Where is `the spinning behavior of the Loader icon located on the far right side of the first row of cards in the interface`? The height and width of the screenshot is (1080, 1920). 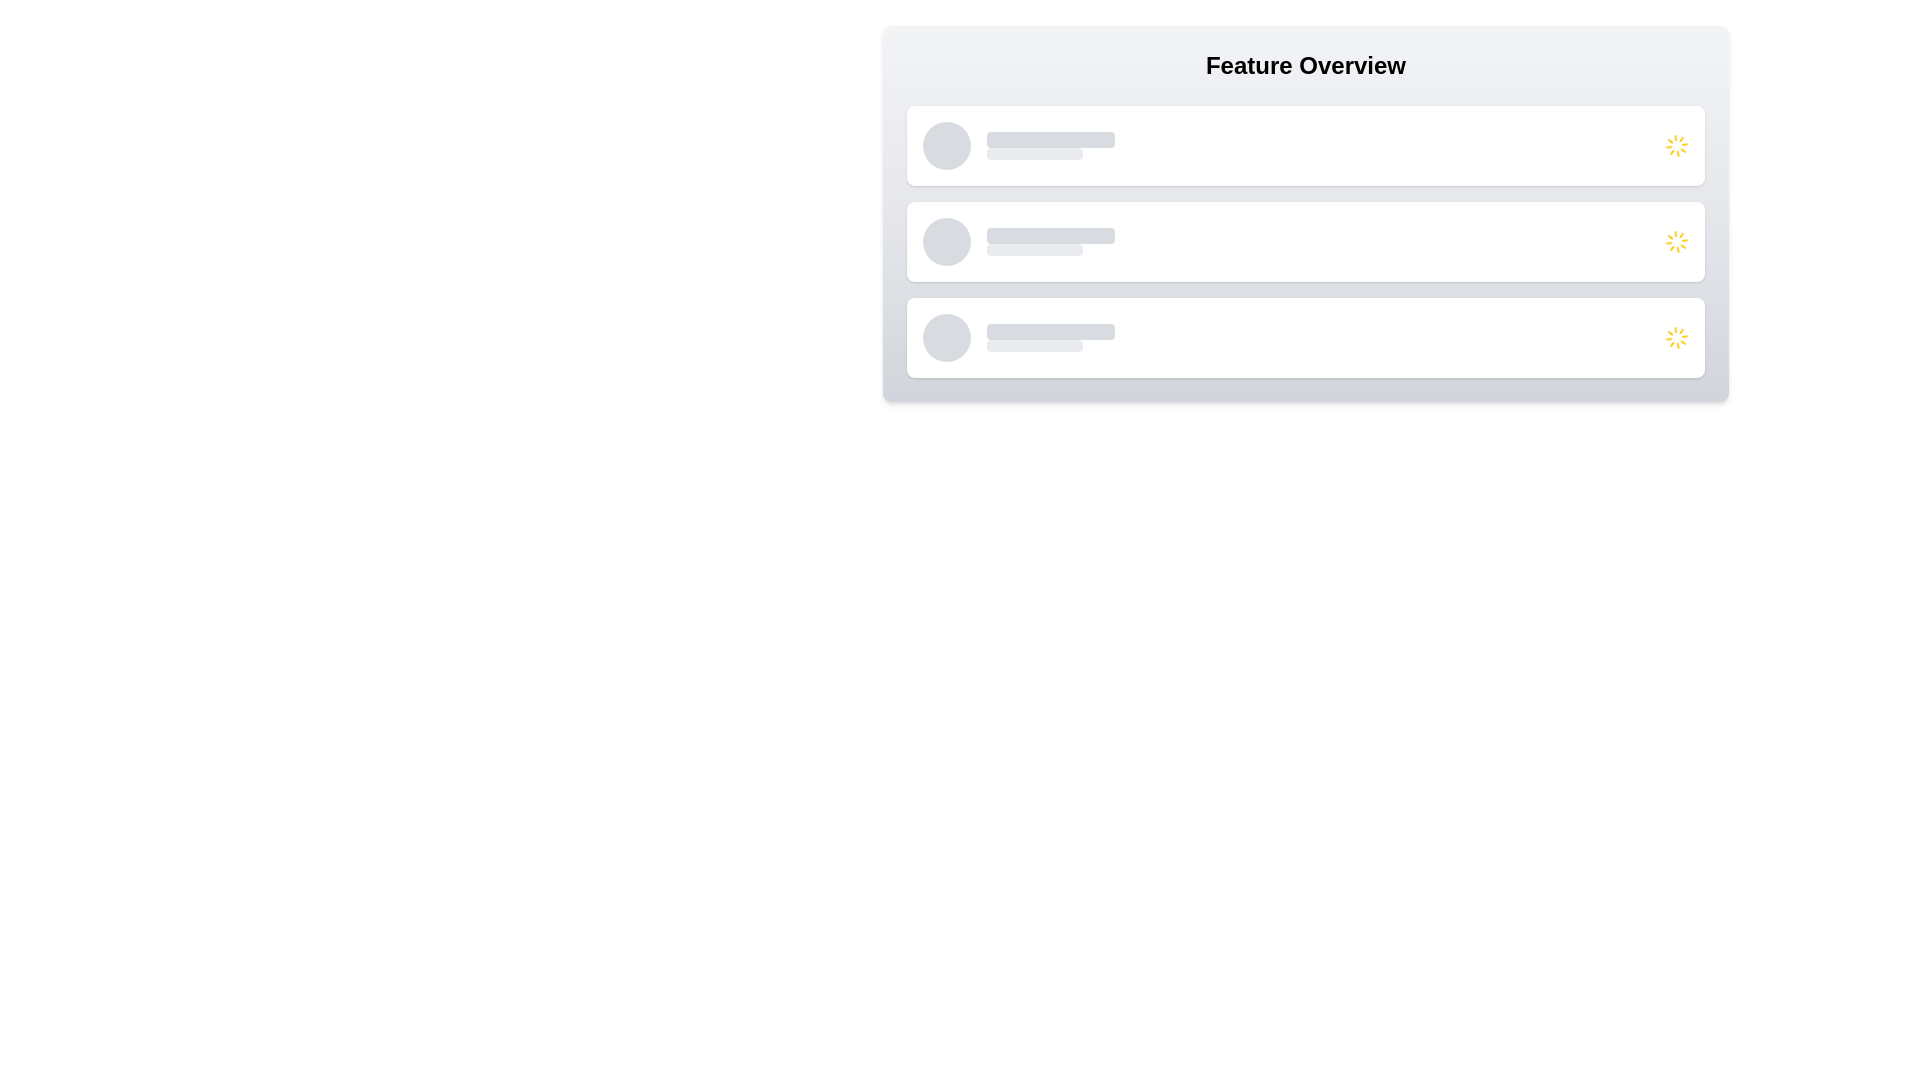 the spinning behavior of the Loader icon located on the far right side of the first row of cards in the interface is located at coordinates (1676, 145).